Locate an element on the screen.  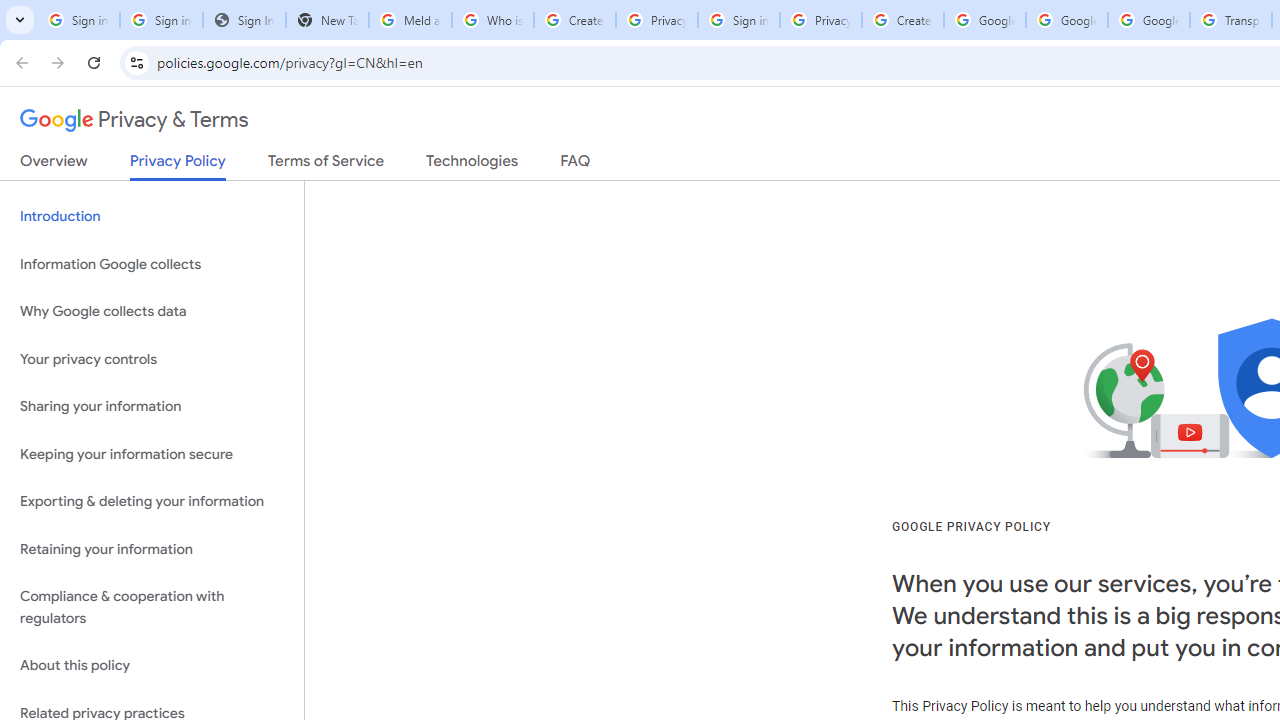
'Sign in - Google Accounts' is located at coordinates (737, 20).